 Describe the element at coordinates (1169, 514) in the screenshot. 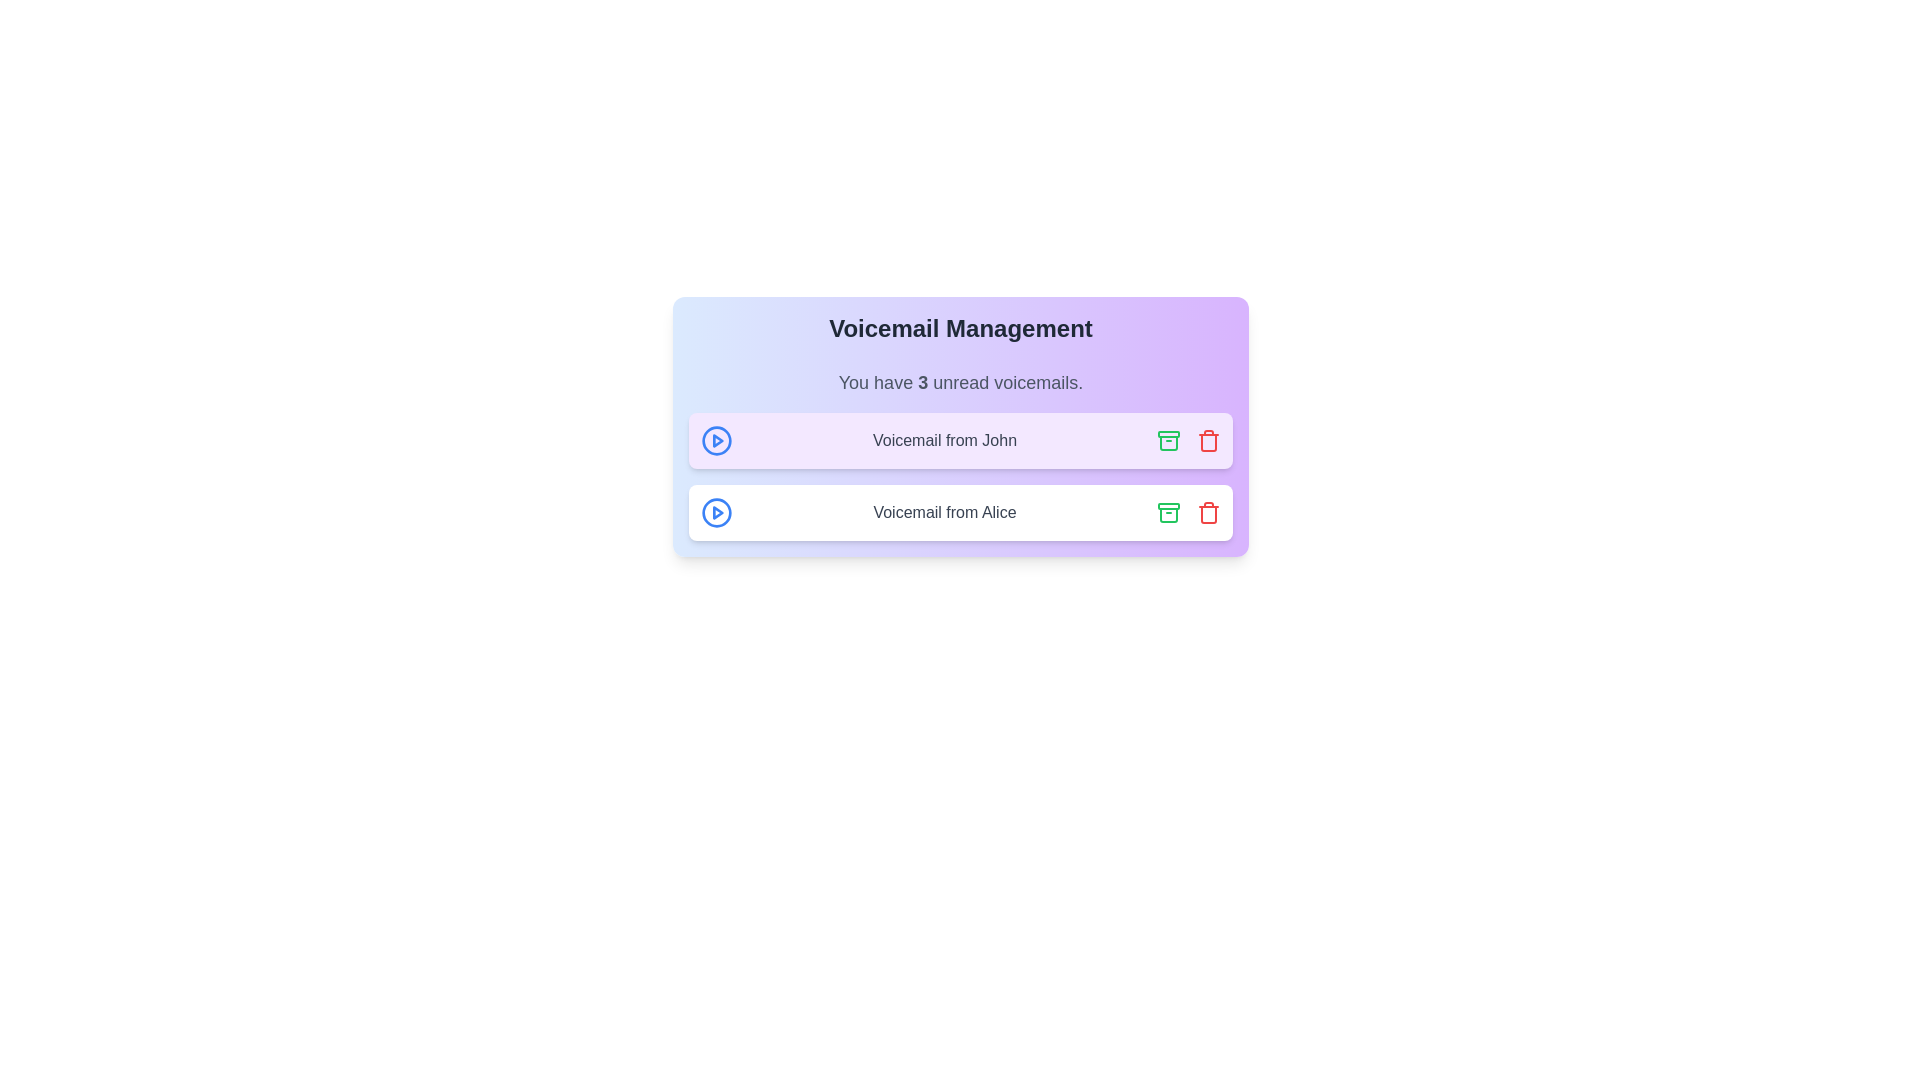

I see `the curved rectangular shape of the archive icon located in the rightmost position of the second row of the voicemail list` at that location.